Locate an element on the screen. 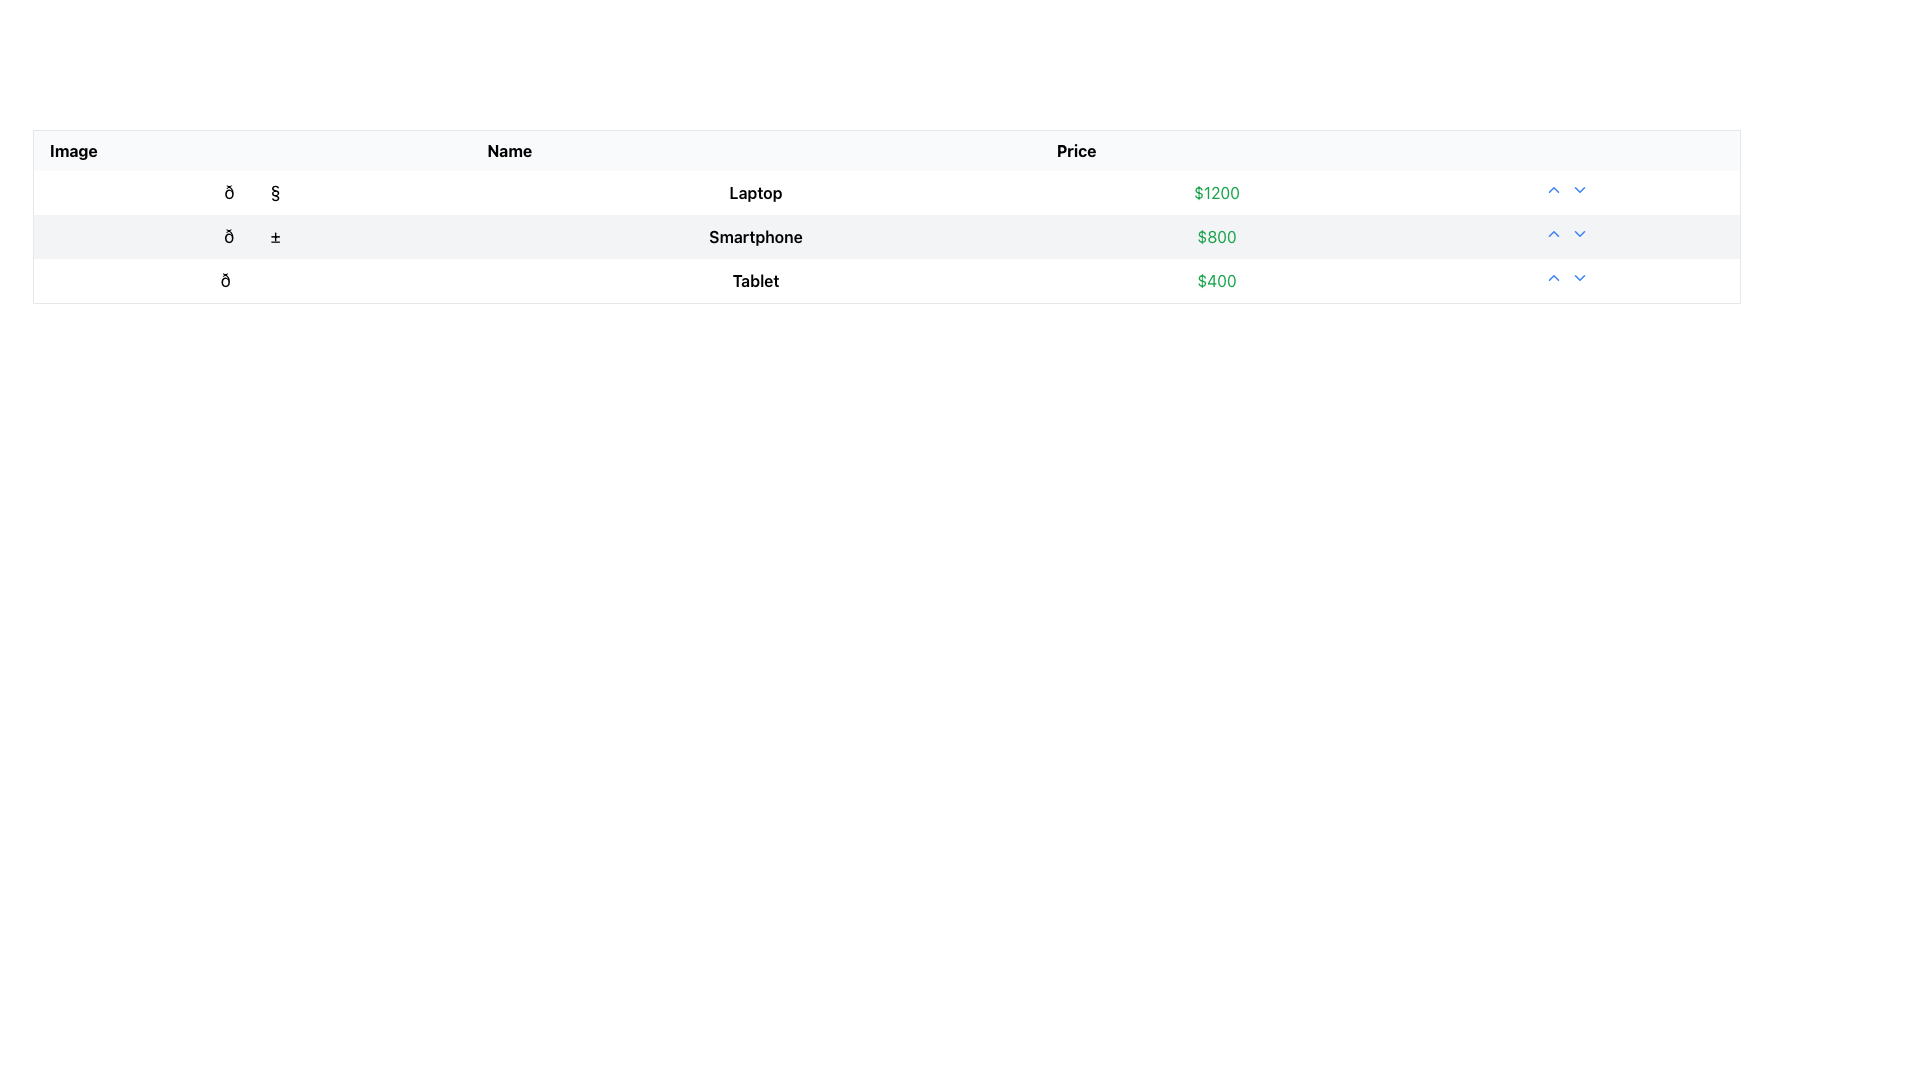 This screenshot has width=1920, height=1080. the interactive button for increasing the count or performing an upvote action in the 'Price' column of the table, specifically for the third row associated with the item labeled 'Tablet' is located at coordinates (1552, 277).